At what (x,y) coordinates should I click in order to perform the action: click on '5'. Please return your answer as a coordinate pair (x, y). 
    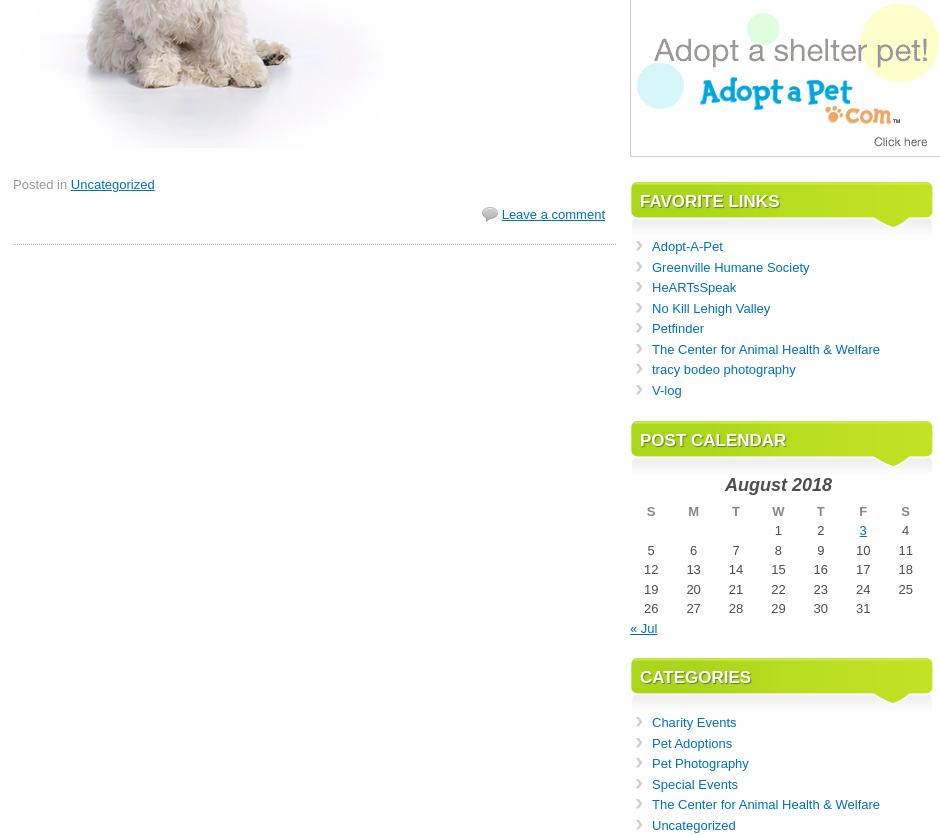
    Looking at the image, I should click on (650, 549).